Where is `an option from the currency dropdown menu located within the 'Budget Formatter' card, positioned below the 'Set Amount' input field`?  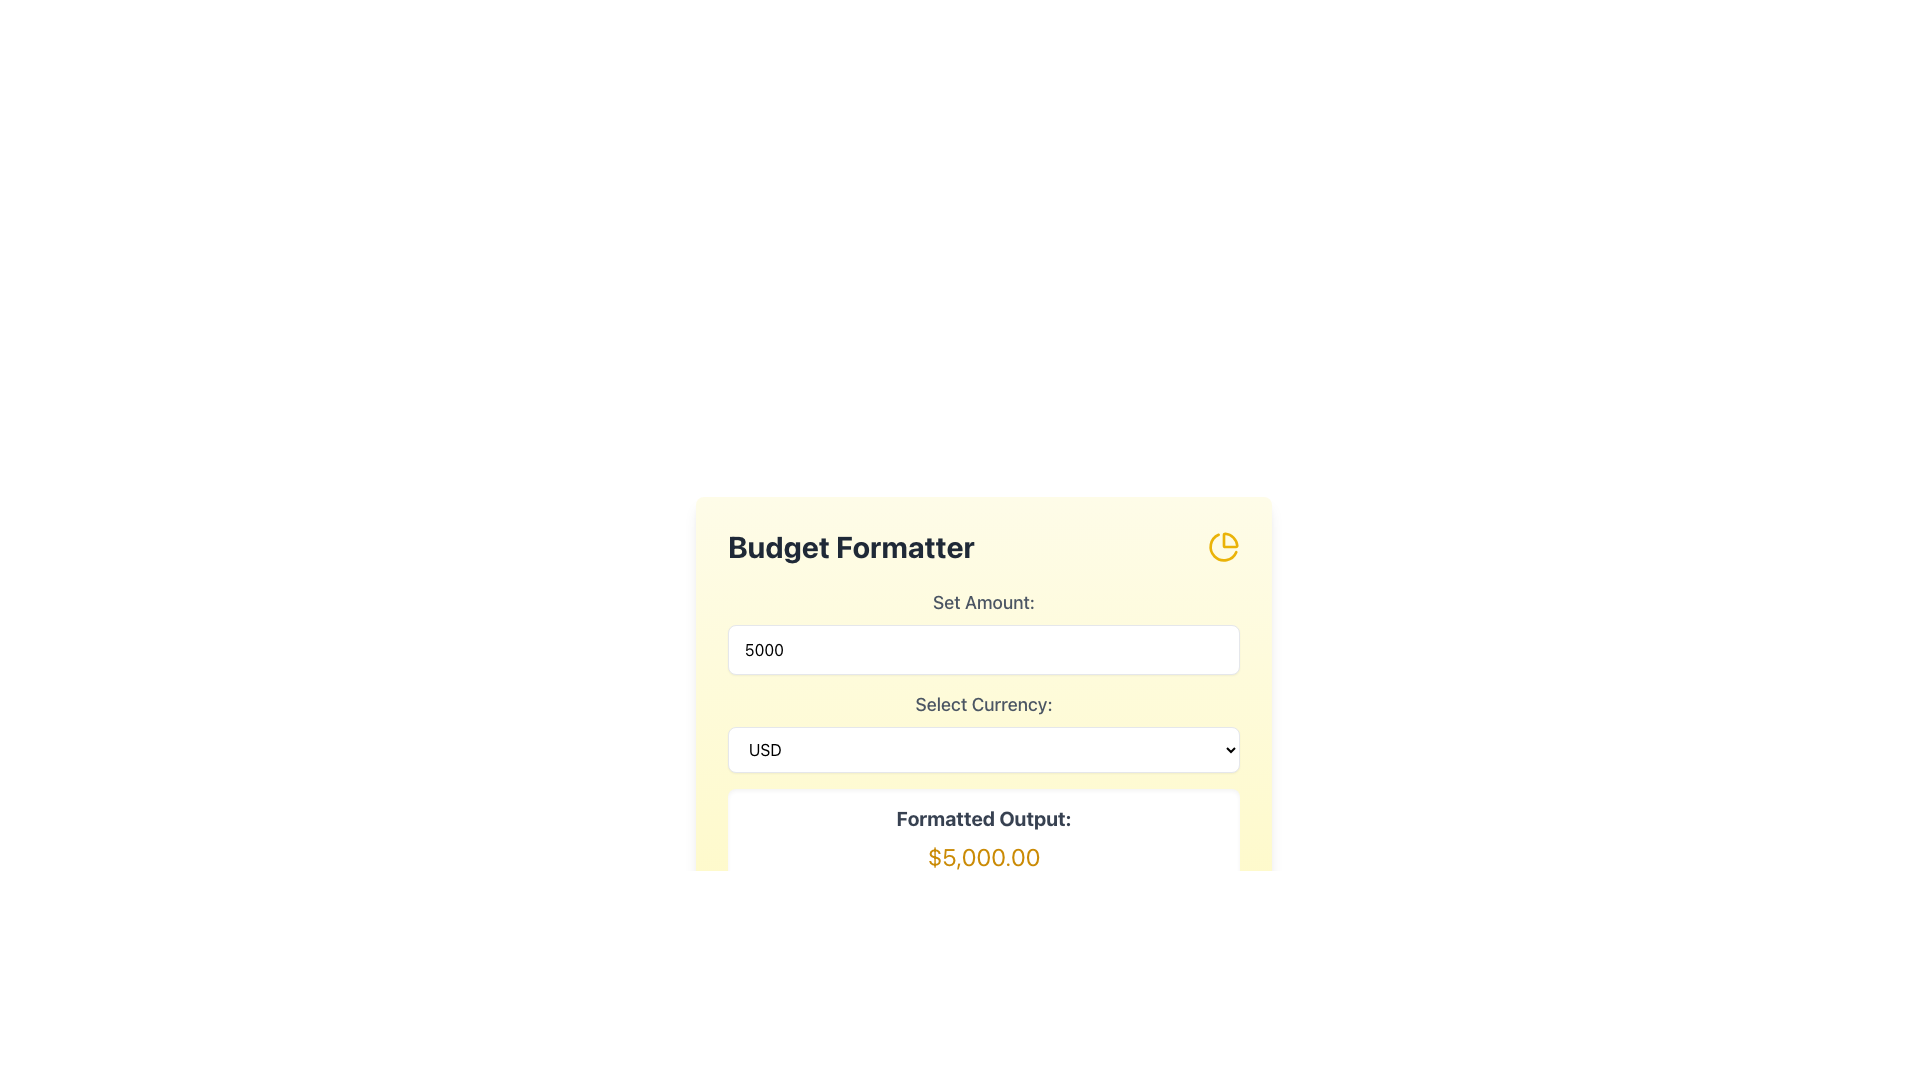 an option from the currency dropdown menu located within the 'Budget Formatter' card, positioned below the 'Set Amount' input field is located at coordinates (983, 732).